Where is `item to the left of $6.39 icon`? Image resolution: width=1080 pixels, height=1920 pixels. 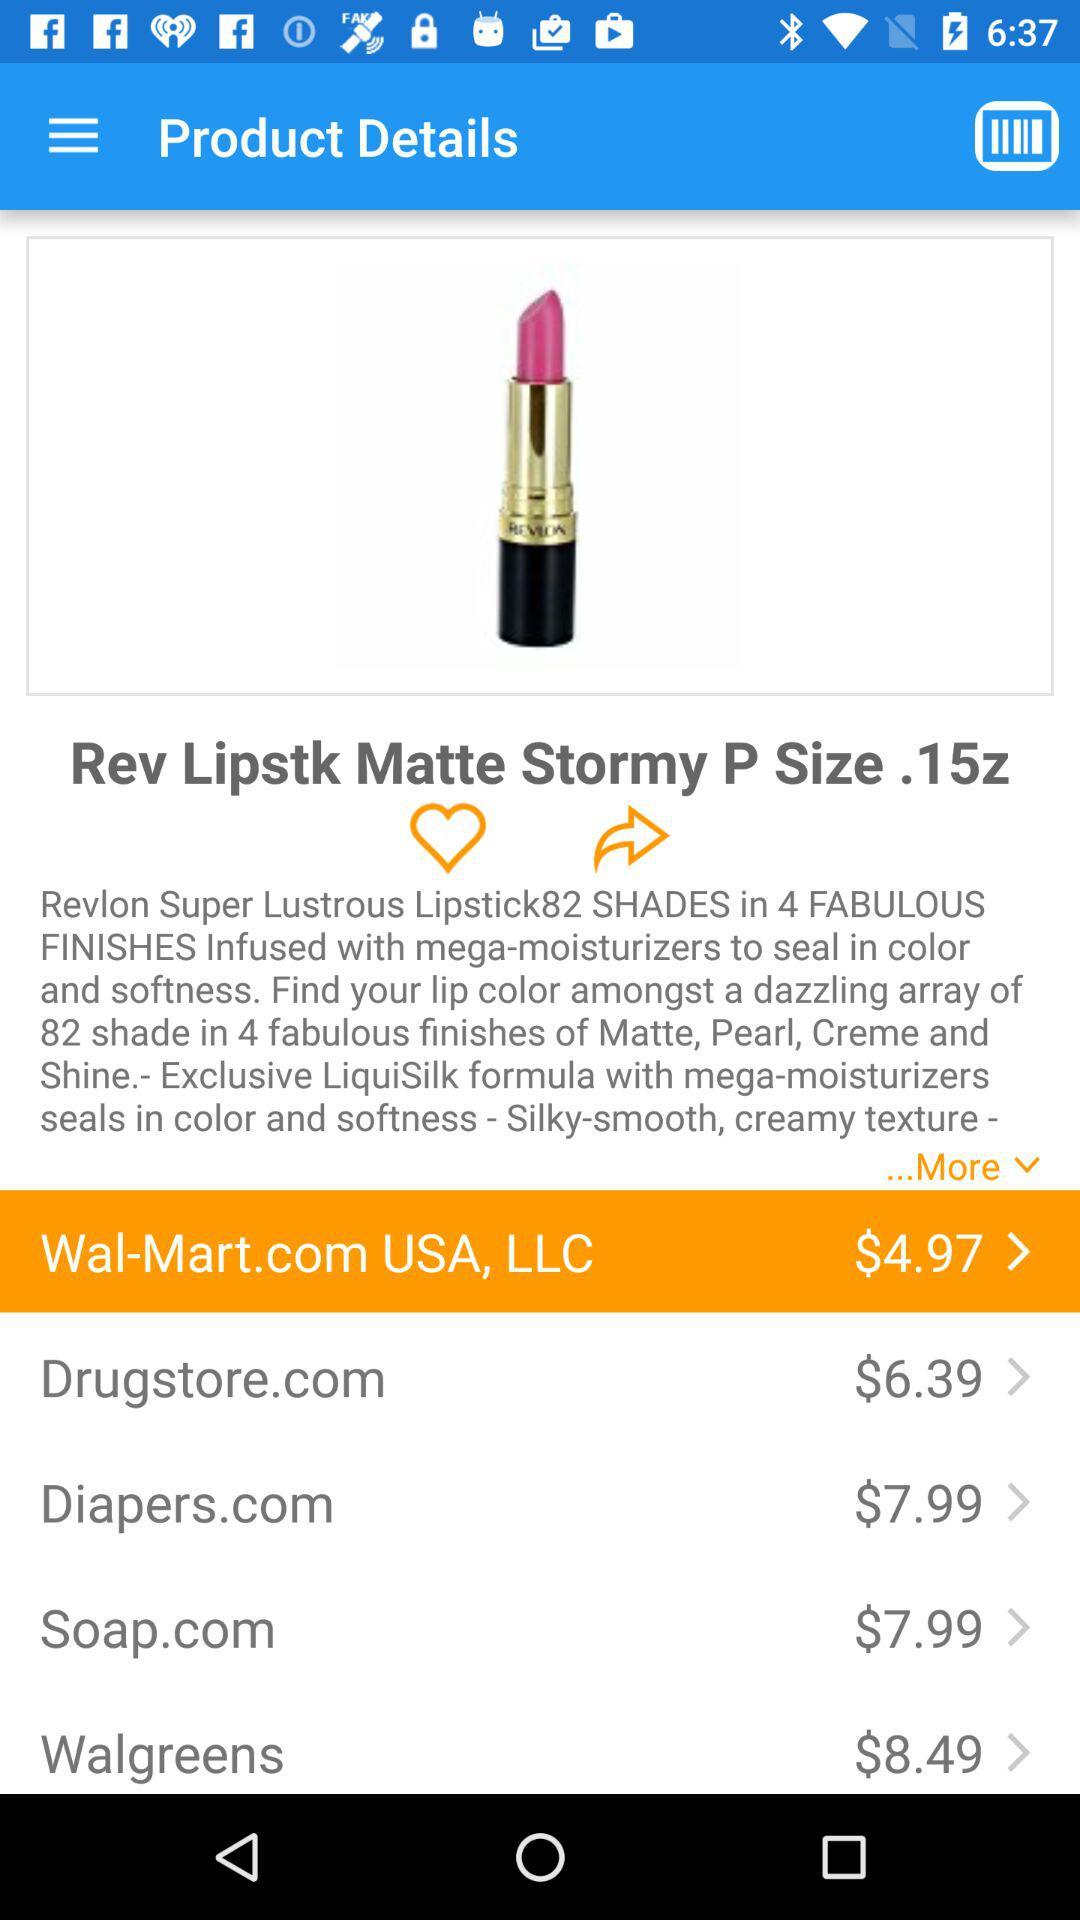 item to the left of $6.39 icon is located at coordinates (425, 1375).